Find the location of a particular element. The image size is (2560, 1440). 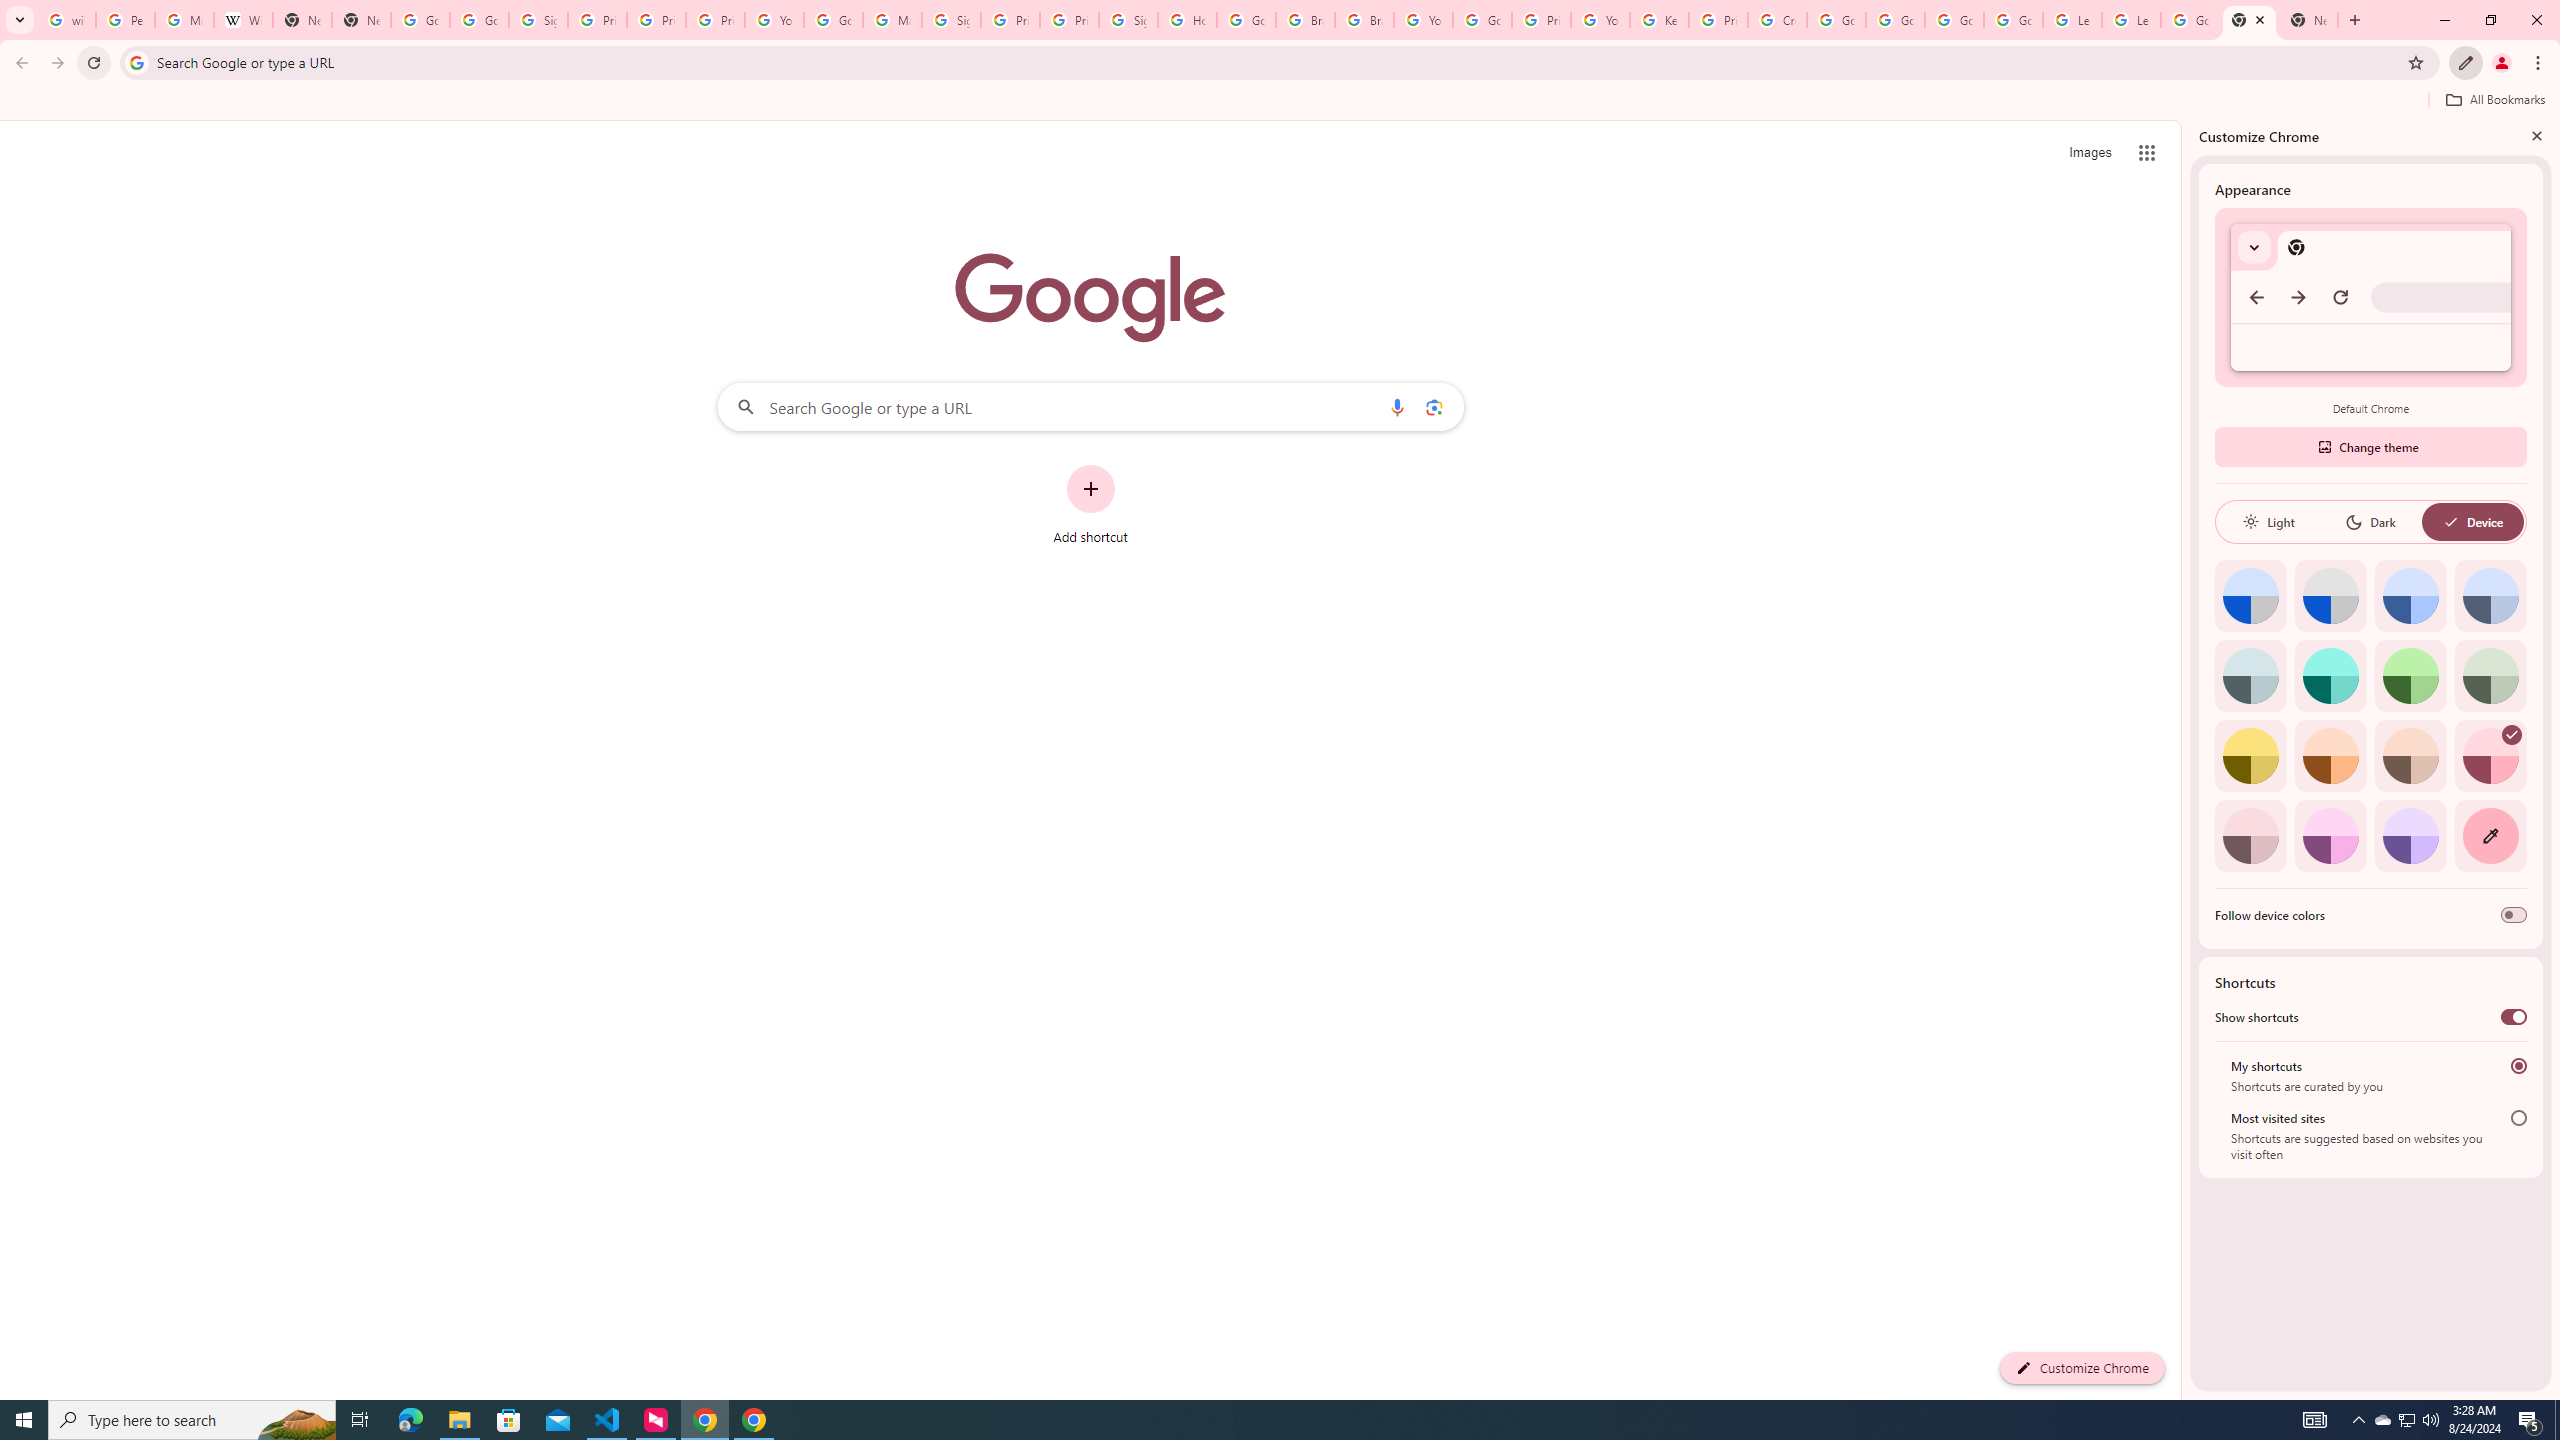

'Brand Resource Center' is located at coordinates (1304, 19).